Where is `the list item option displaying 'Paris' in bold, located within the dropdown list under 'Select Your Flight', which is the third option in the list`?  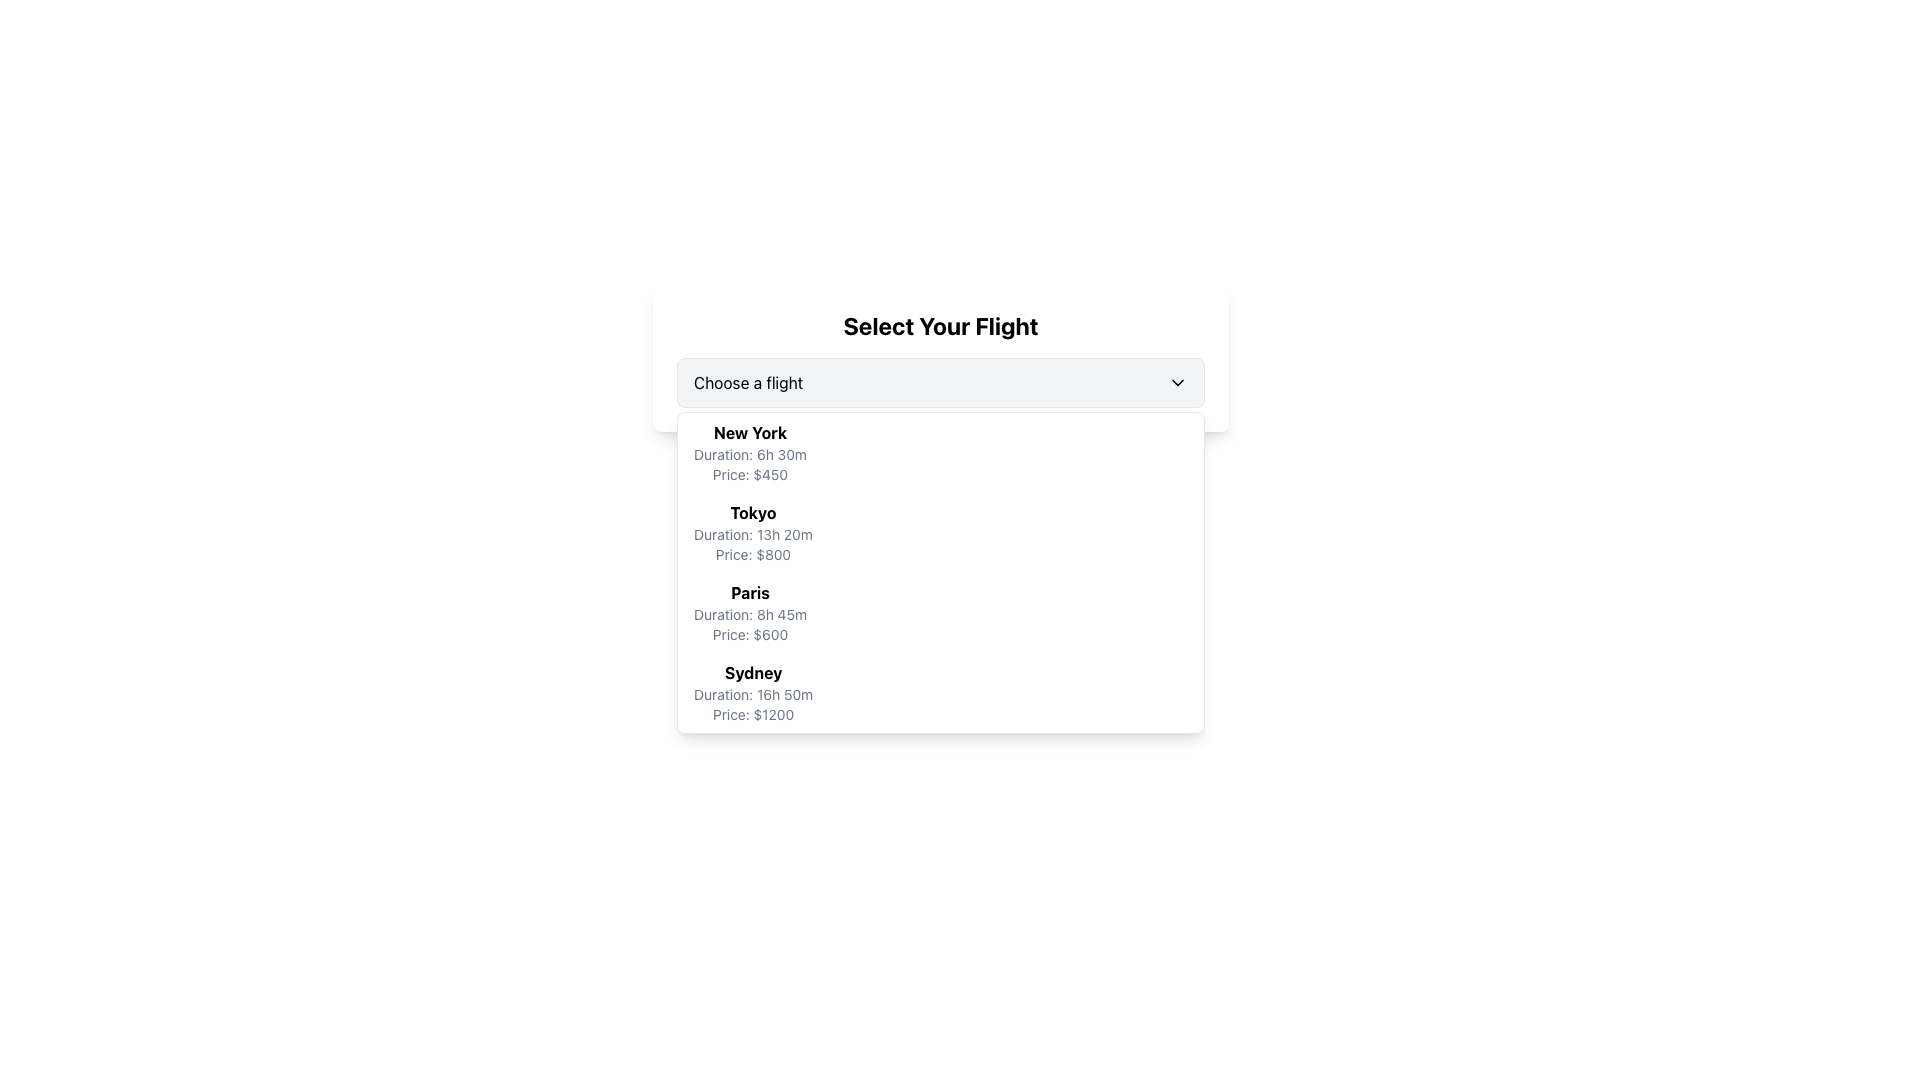 the list item option displaying 'Paris' in bold, located within the dropdown list under 'Select Your Flight', which is the third option in the list is located at coordinates (939, 612).